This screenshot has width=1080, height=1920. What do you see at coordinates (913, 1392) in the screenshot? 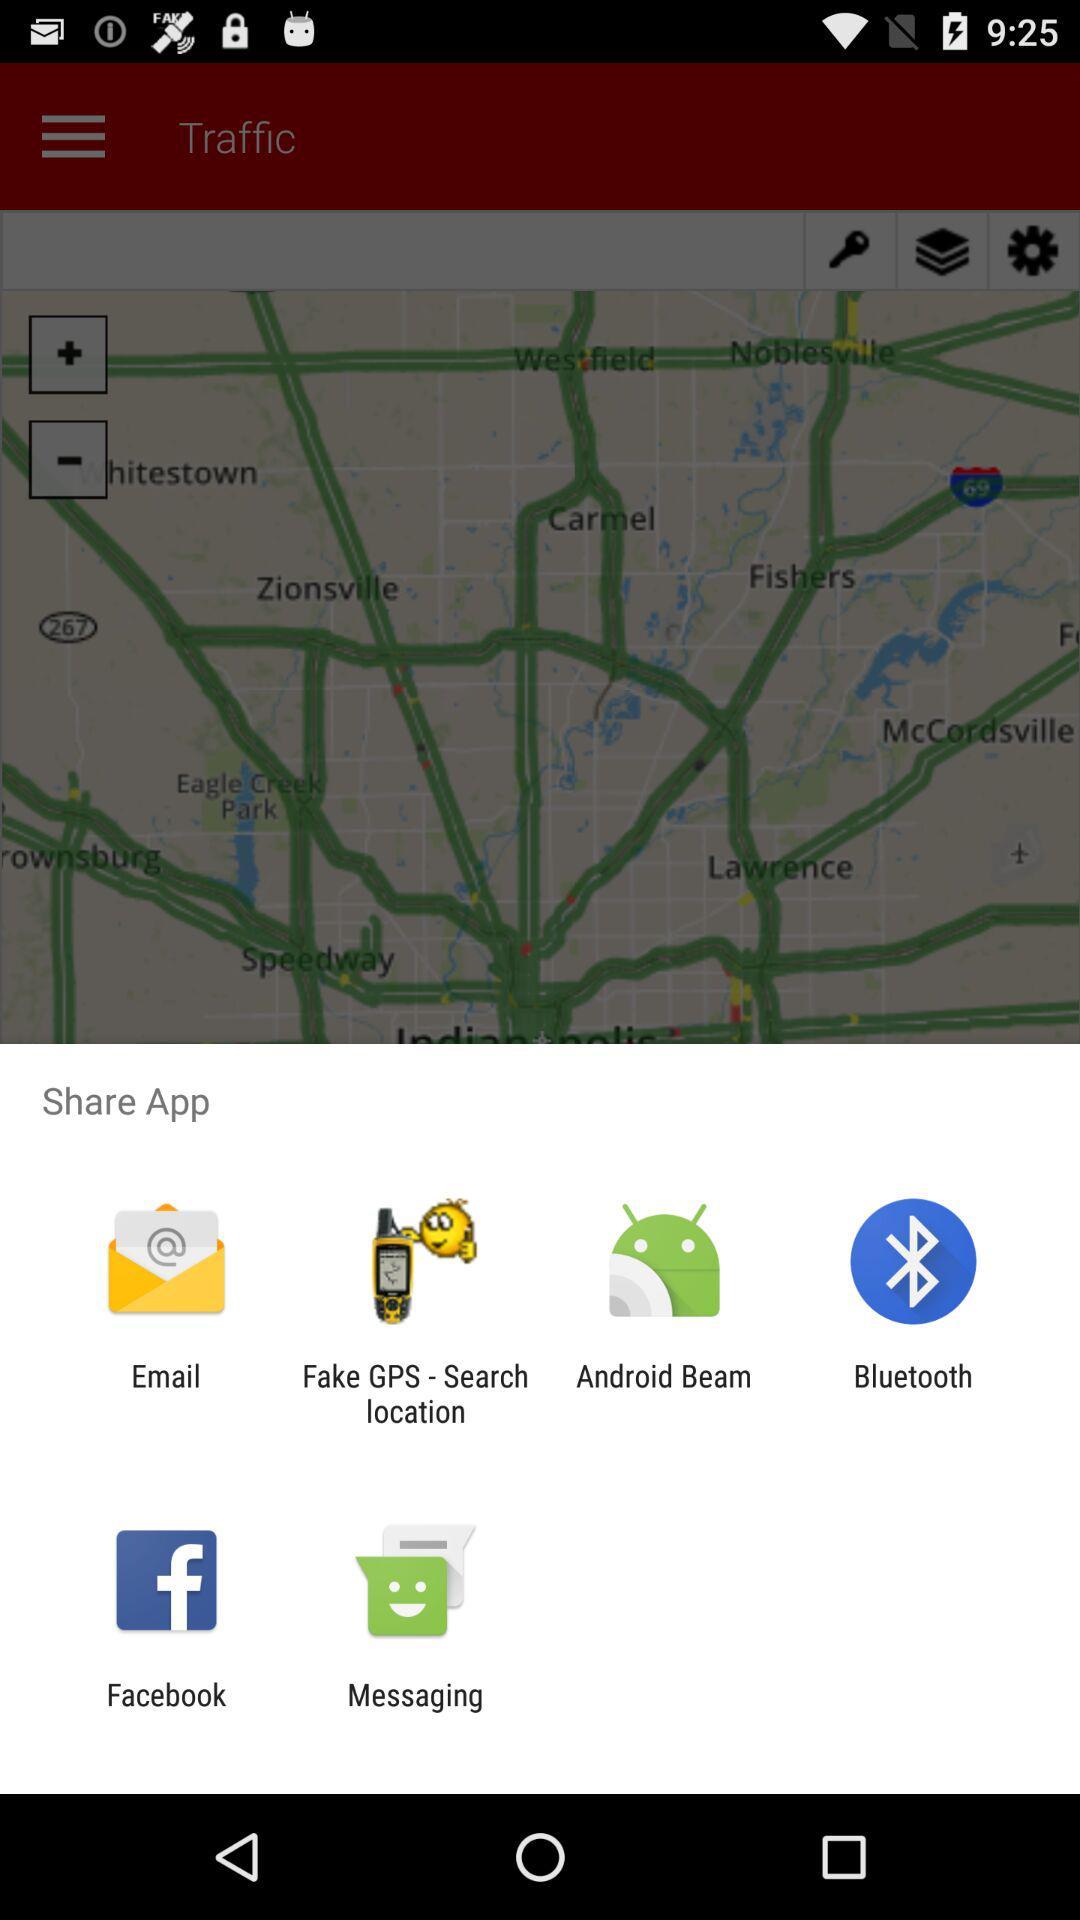
I see `the app to the right of the android beam item` at bounding box center [913, 1392].